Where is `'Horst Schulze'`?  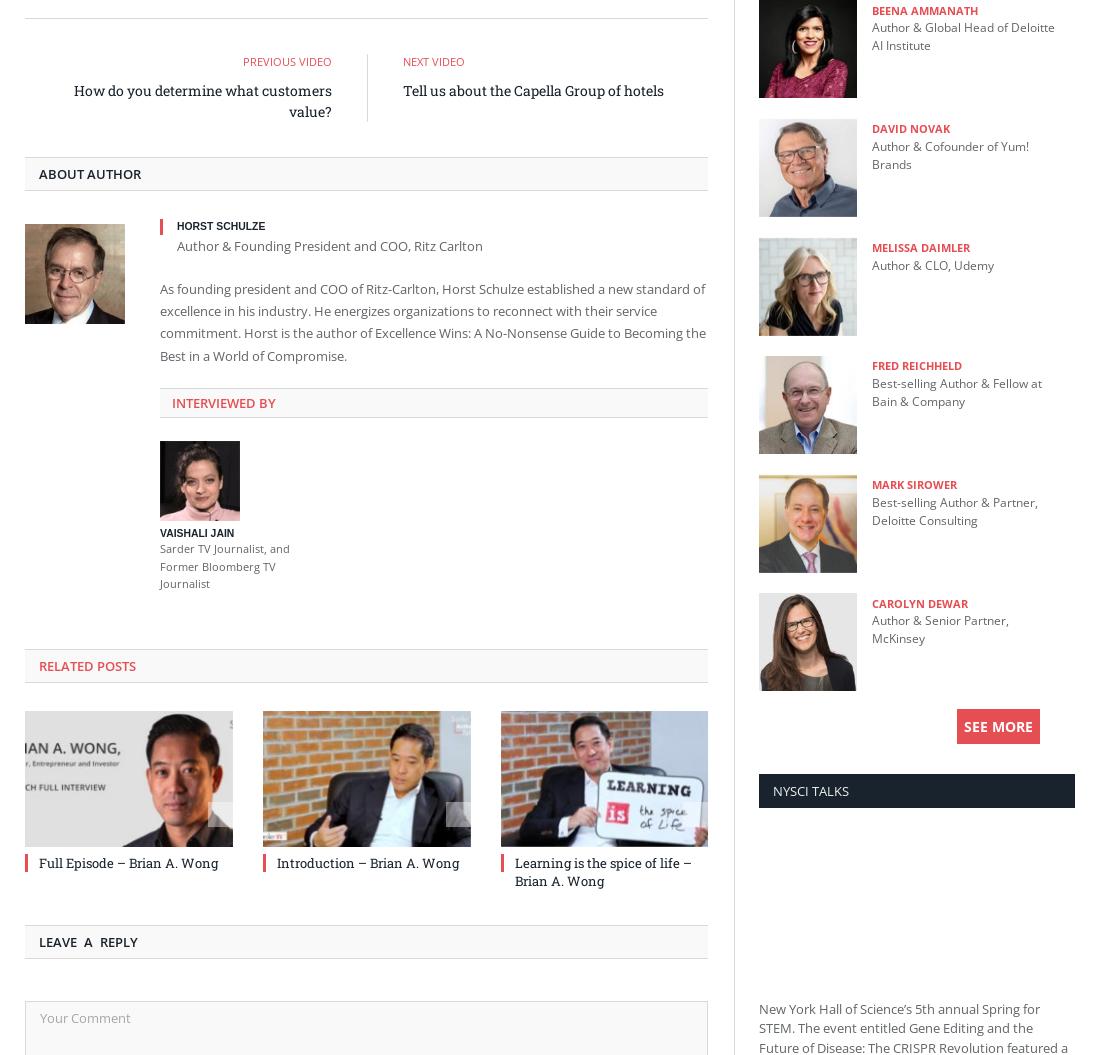 'Horst Schulze' is located at coordinates (175, 225).